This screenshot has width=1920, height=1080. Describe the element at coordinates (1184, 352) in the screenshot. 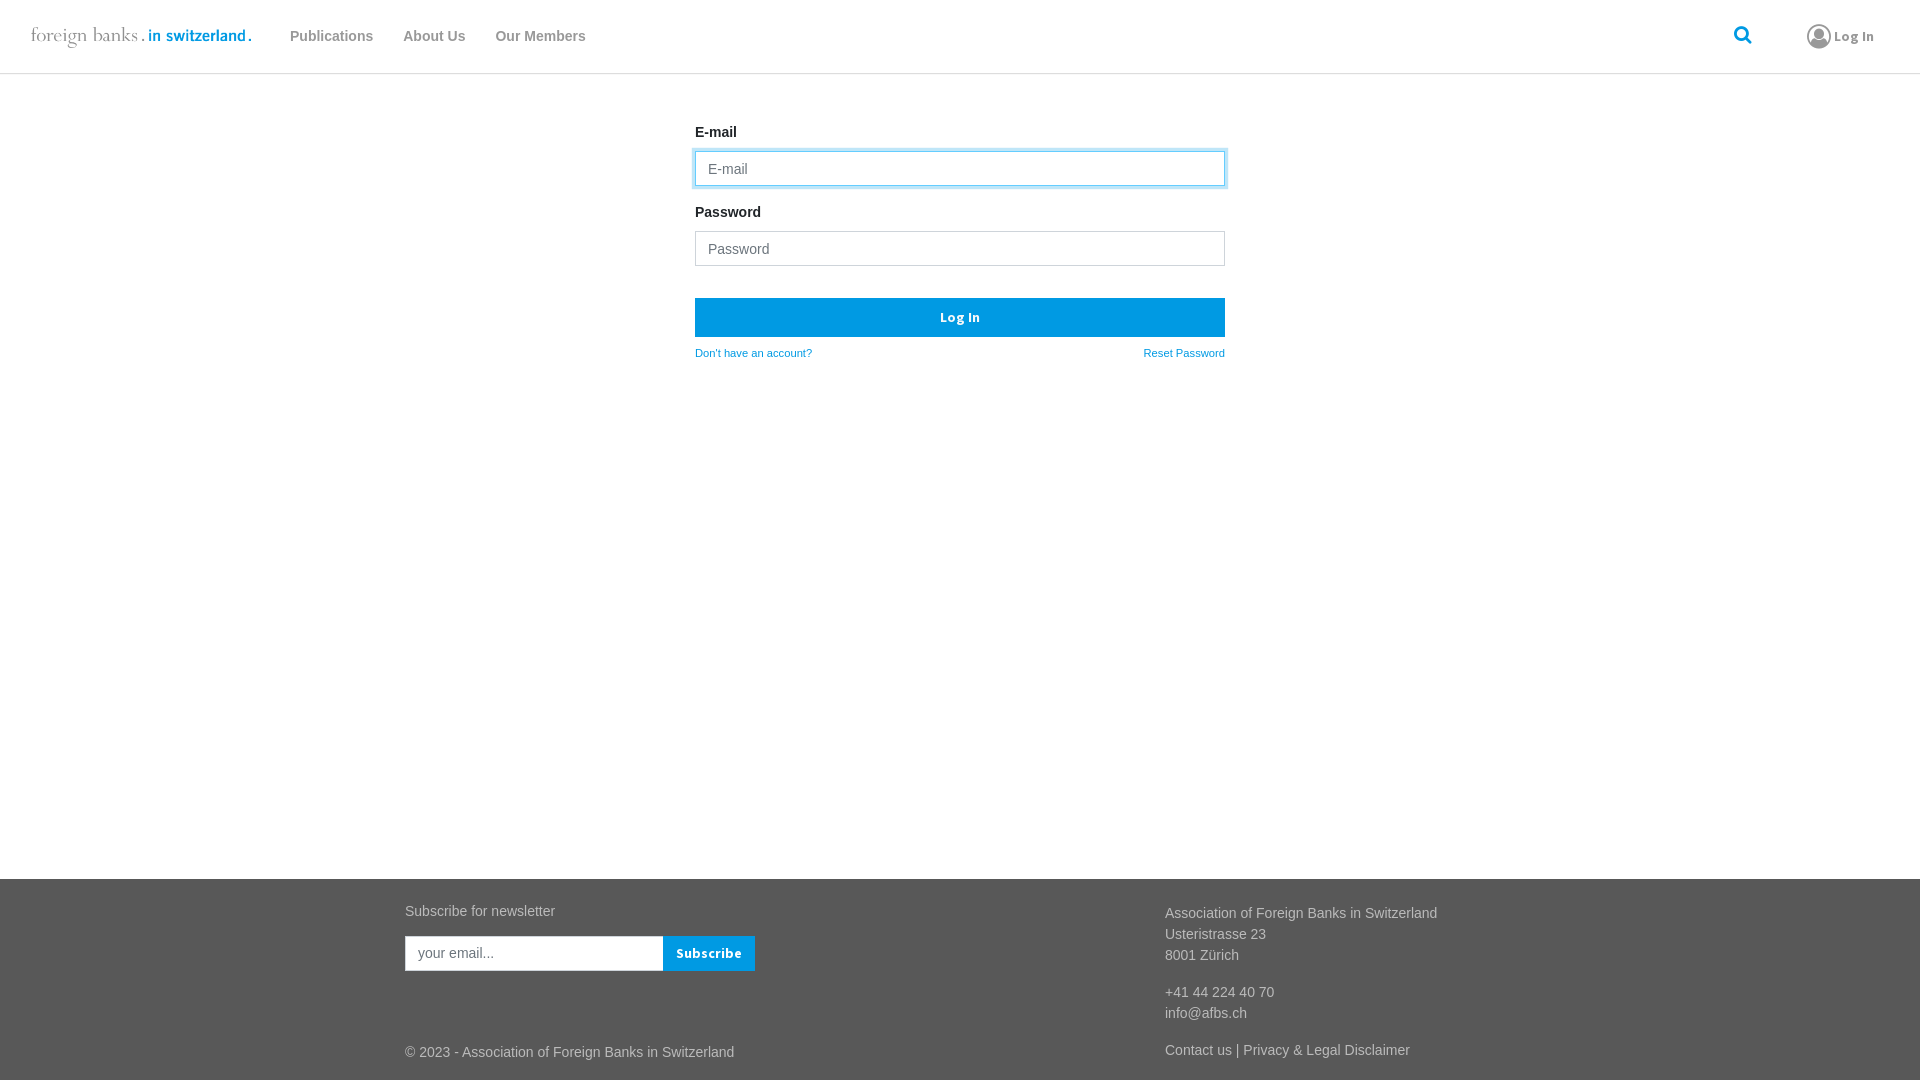

I see `'Reset Password'` at that location.